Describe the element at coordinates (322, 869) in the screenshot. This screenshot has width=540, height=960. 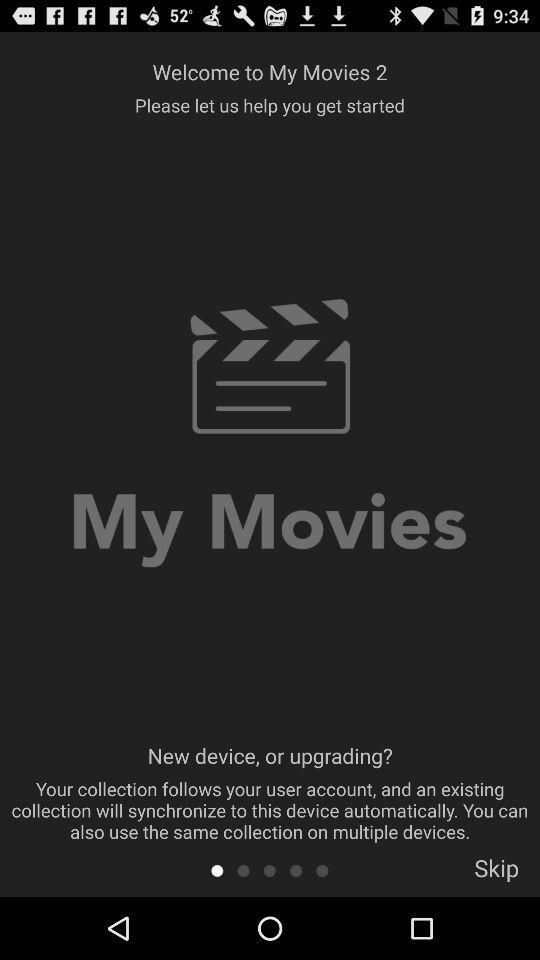
I see `next` at that location.